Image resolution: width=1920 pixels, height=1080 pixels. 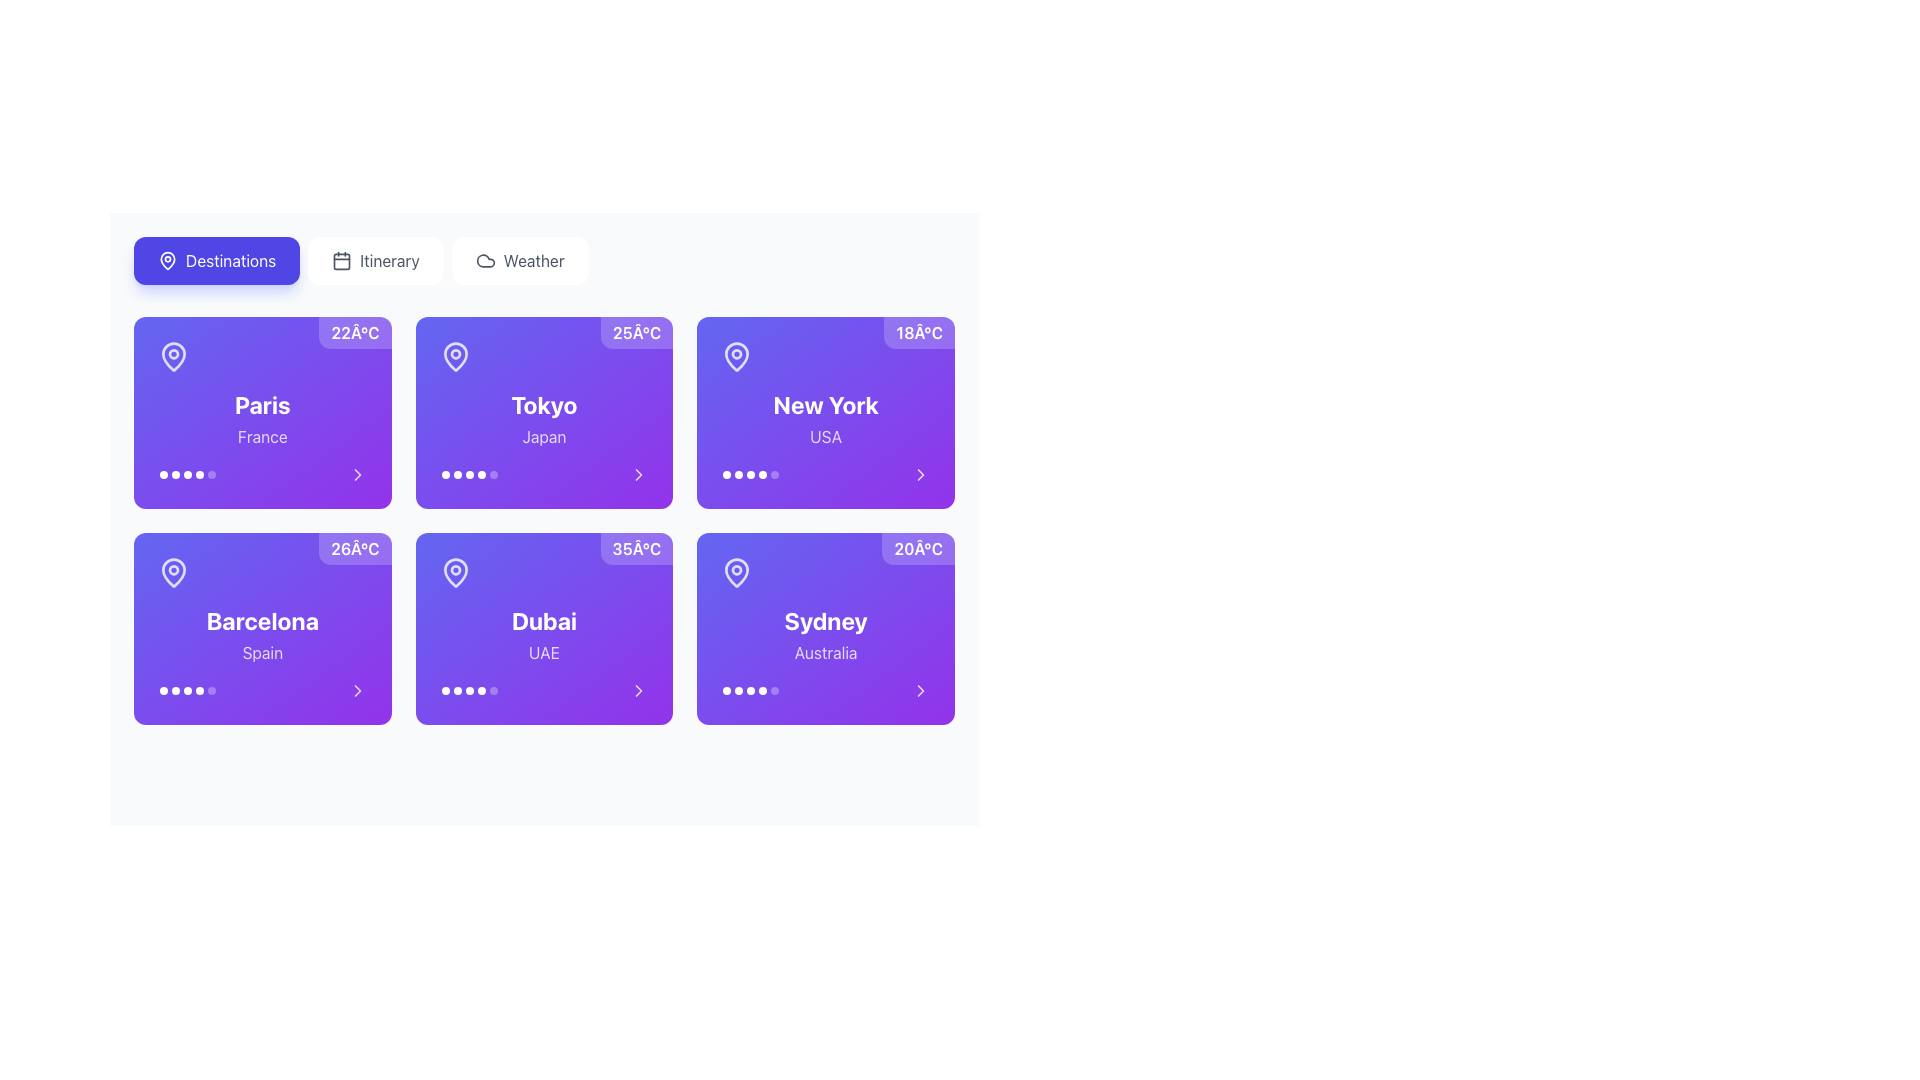 I want to click on temperature information displayed on the label showing '22°C' in the top-right corner of the Paris card, so click(x=355, y=331).